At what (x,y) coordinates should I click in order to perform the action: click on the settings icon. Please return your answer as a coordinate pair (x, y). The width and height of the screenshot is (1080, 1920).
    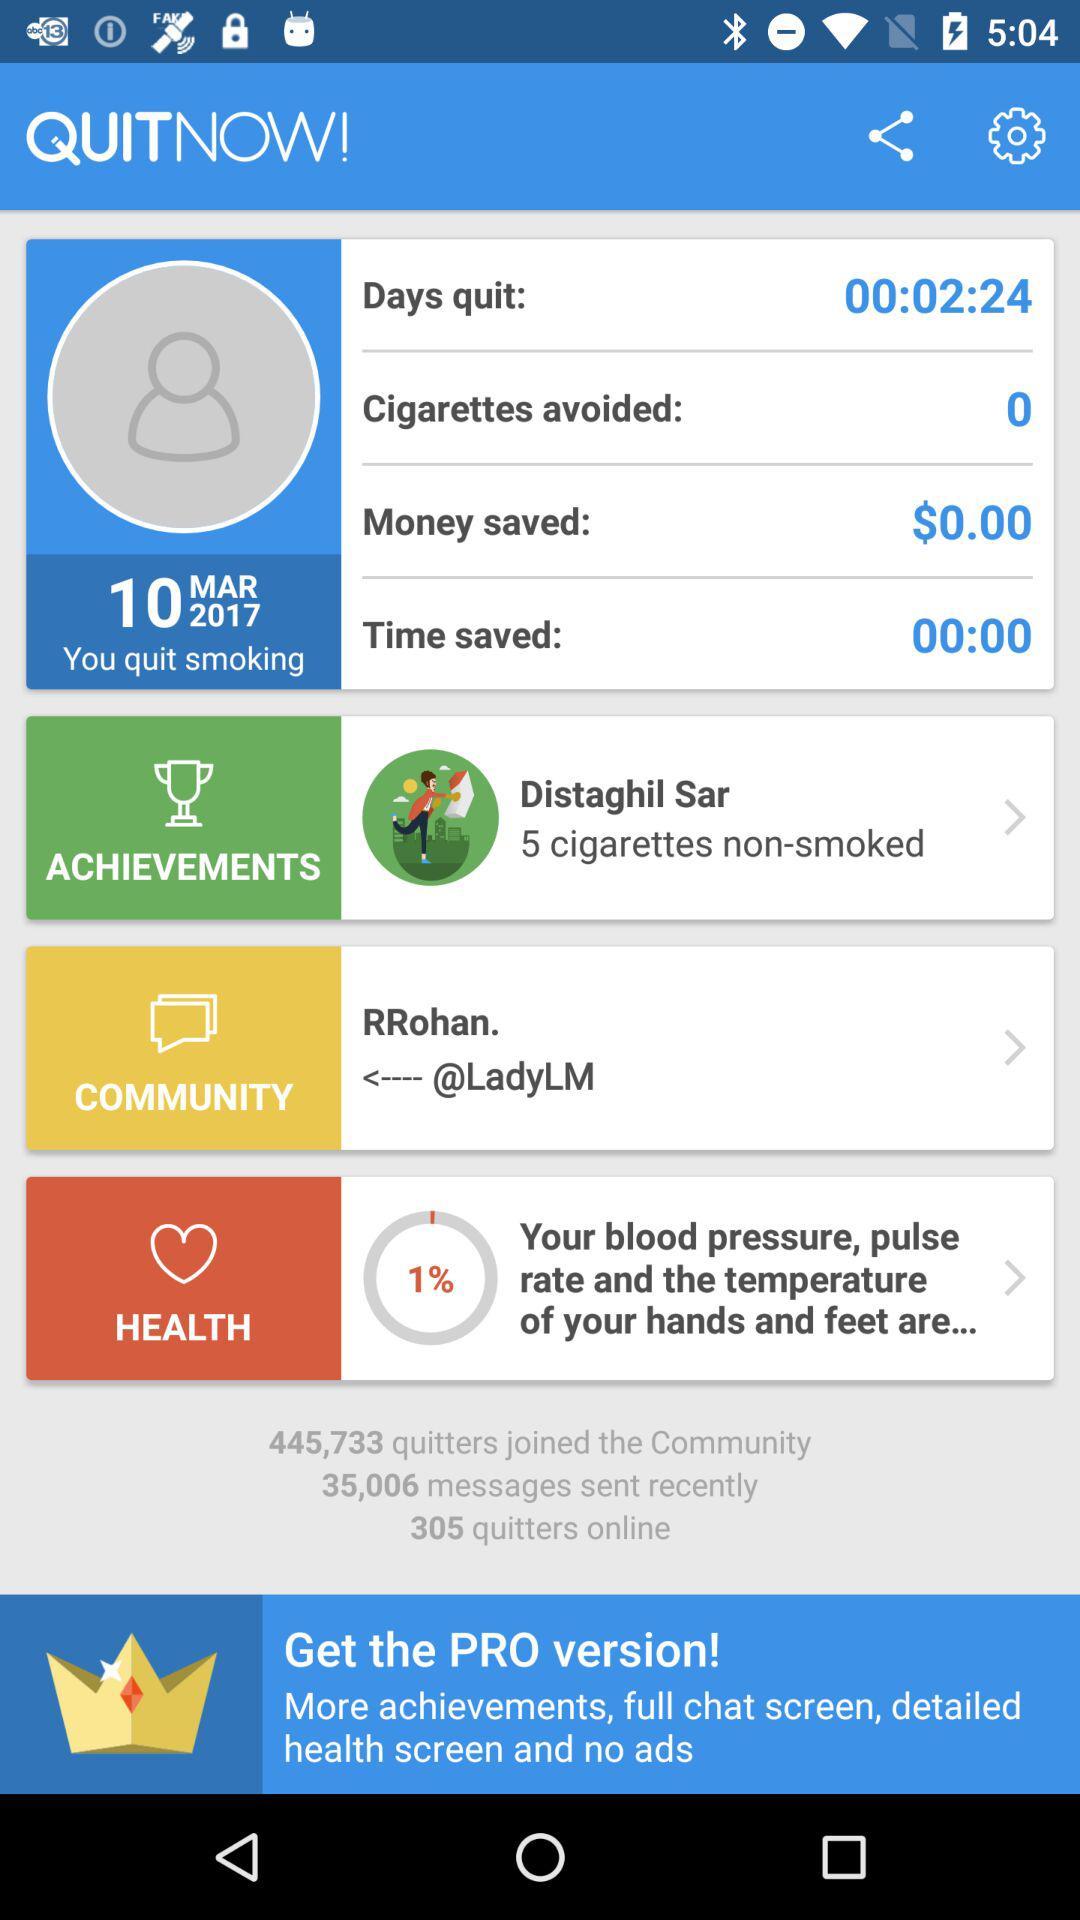
    Looking at the image, I should click on (1017, 135).